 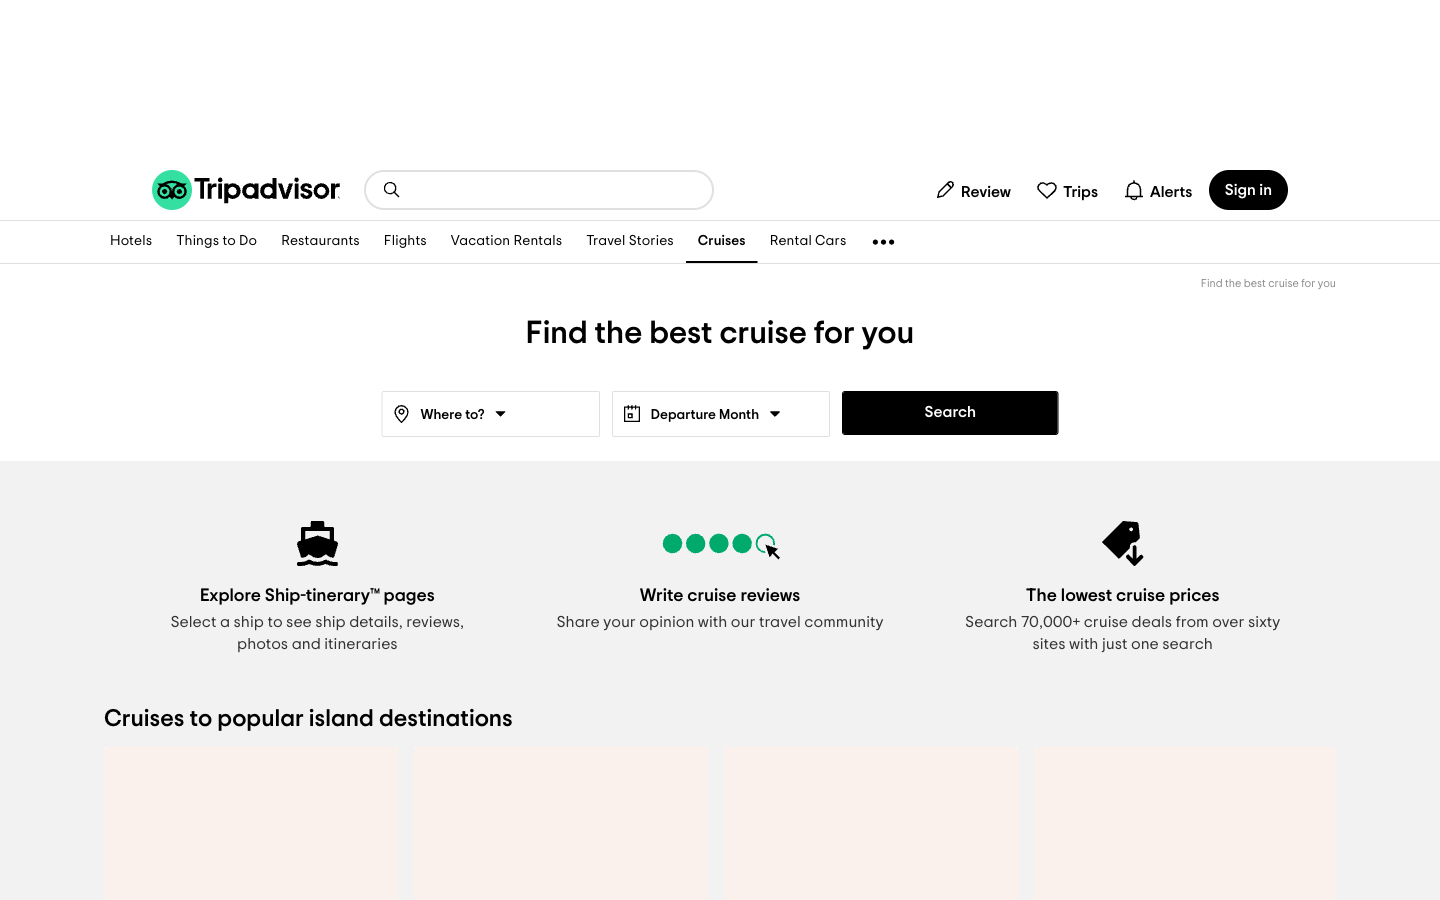 I want to click on Locate lodging services in your current region, so click(x=130, y=241).